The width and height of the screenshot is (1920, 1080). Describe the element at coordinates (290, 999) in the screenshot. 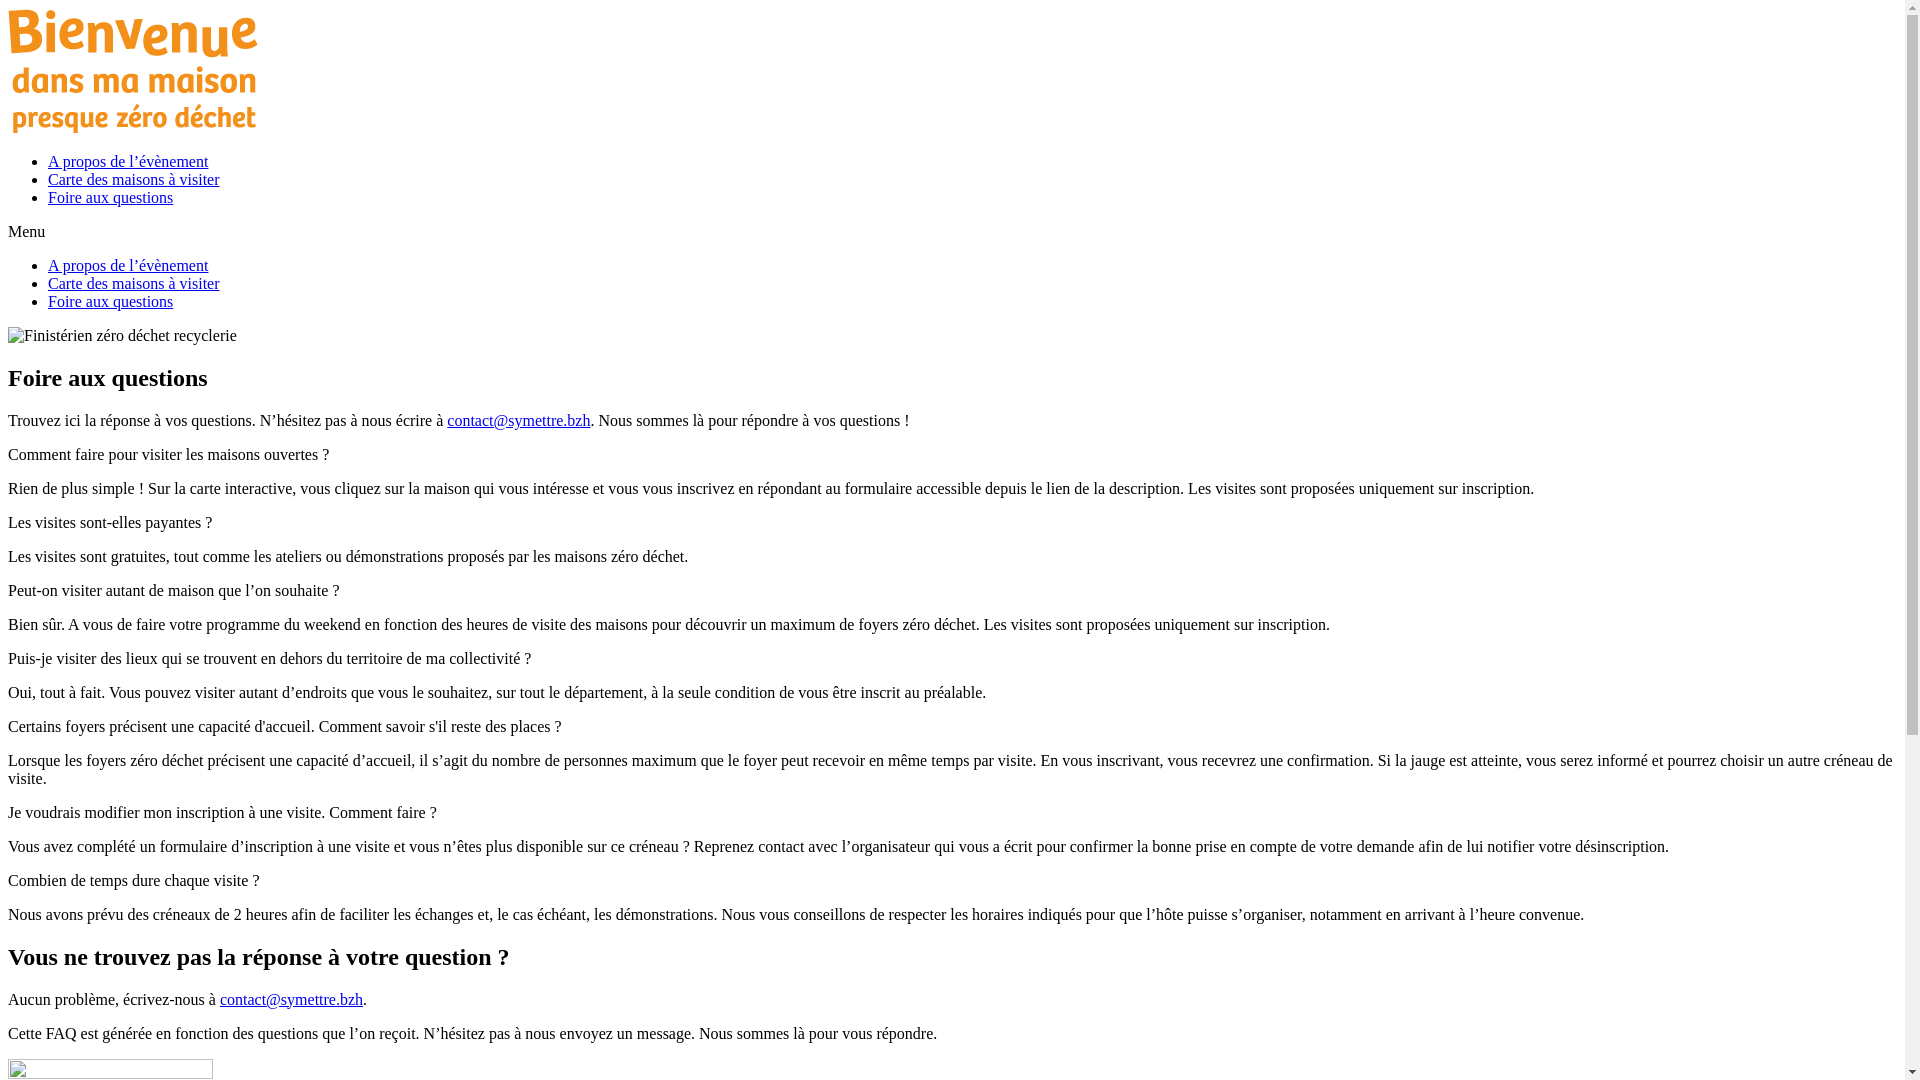

I see `'contact@symettre.bzh'` at that location.